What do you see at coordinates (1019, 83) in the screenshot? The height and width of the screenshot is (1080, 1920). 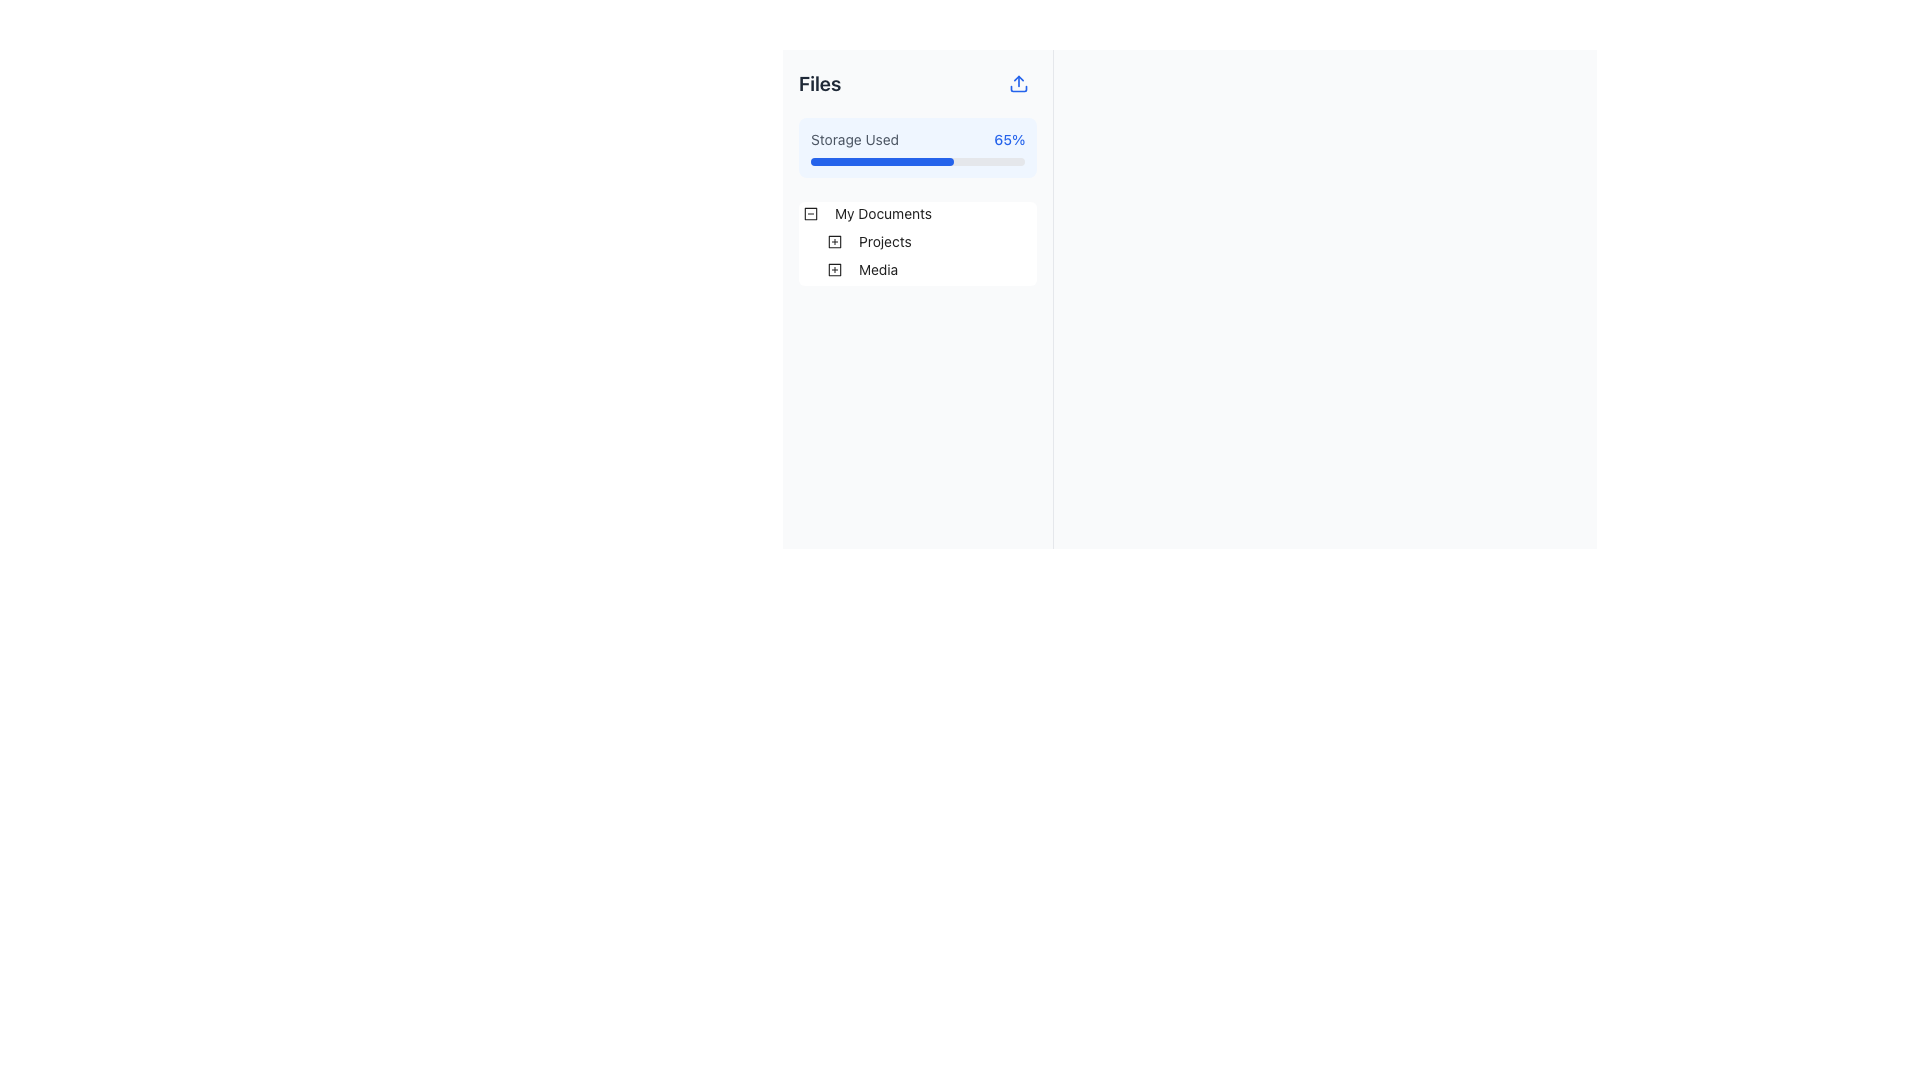 I see `the rounded blue button with an upload arrow icon located to the right of the 'Files' title` at bounding box center [1019, 83].